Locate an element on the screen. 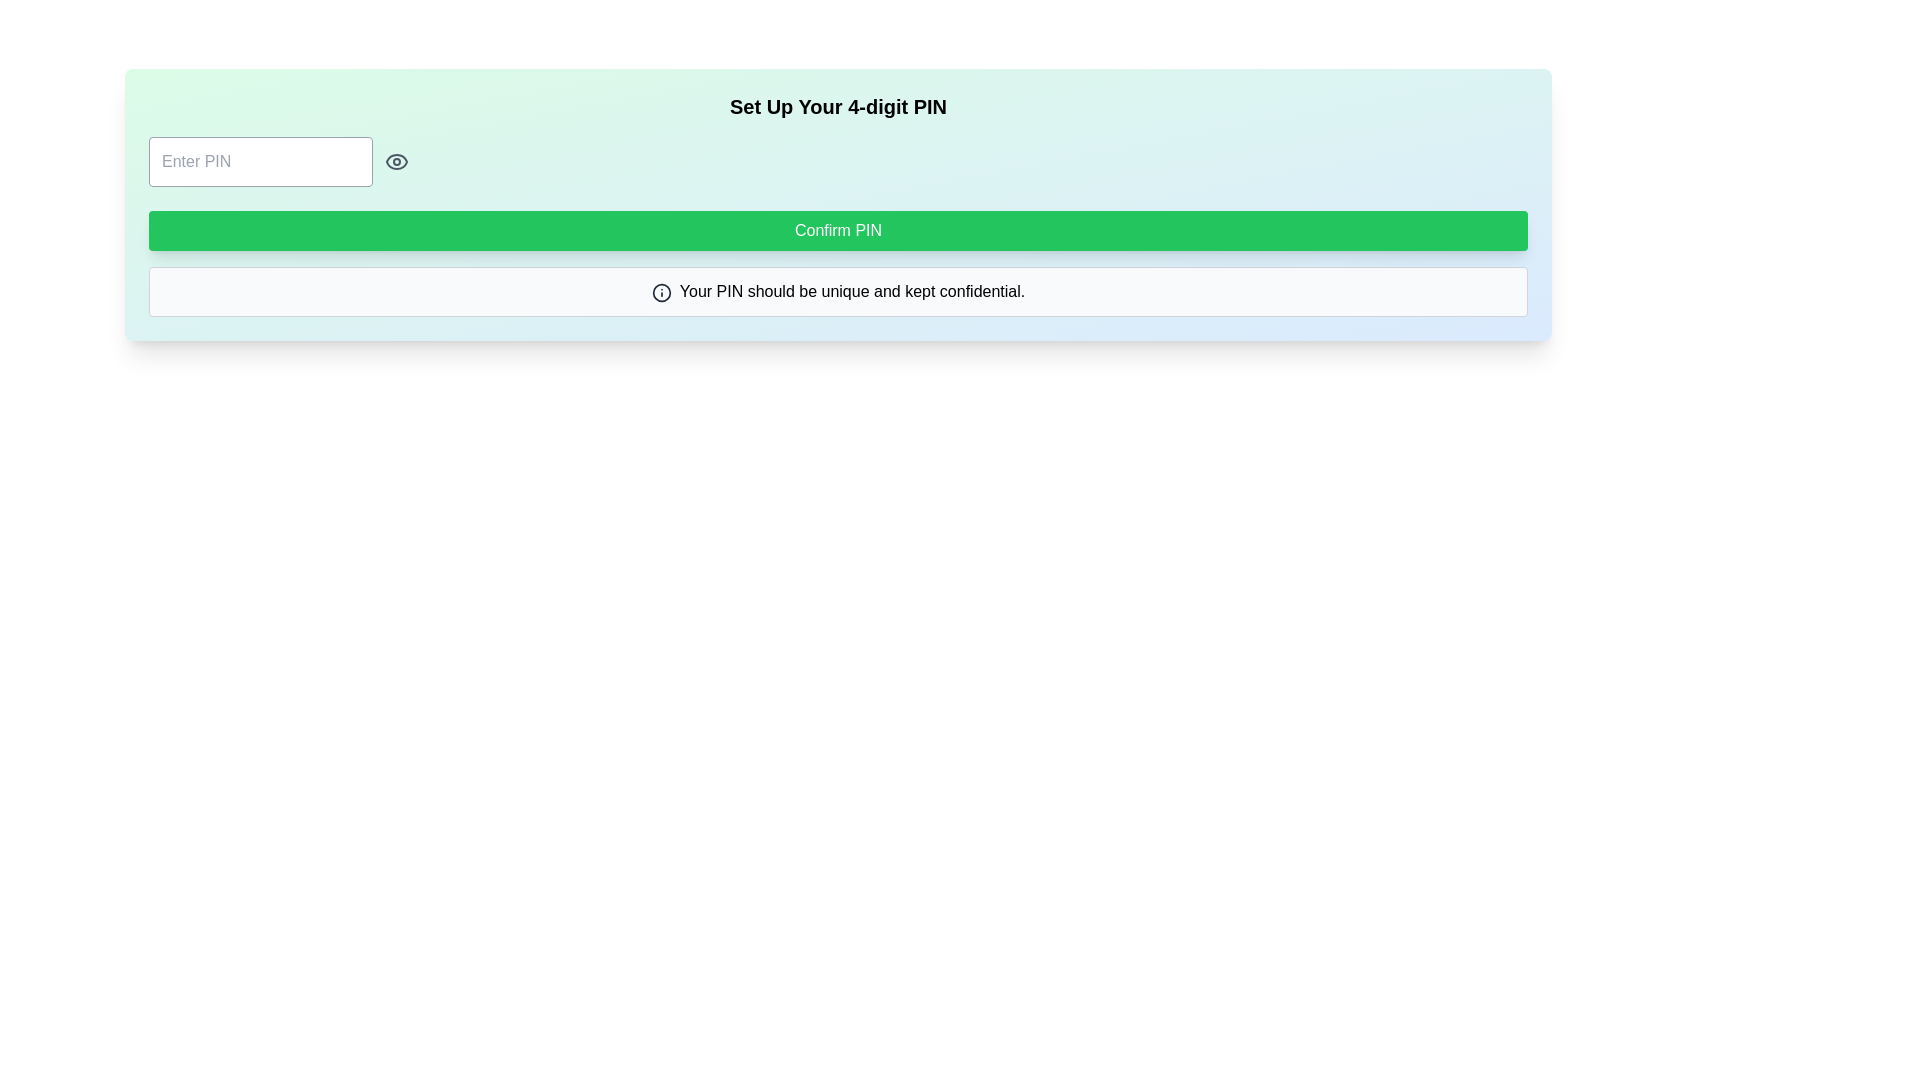 The width and height of the screenshot is (1920, 1080). the 'Confirm PIN' button, which is a rectangular button with a green background and white text, centrally located below the 'Enter PIN' input field is located at coordinates (838, 230).